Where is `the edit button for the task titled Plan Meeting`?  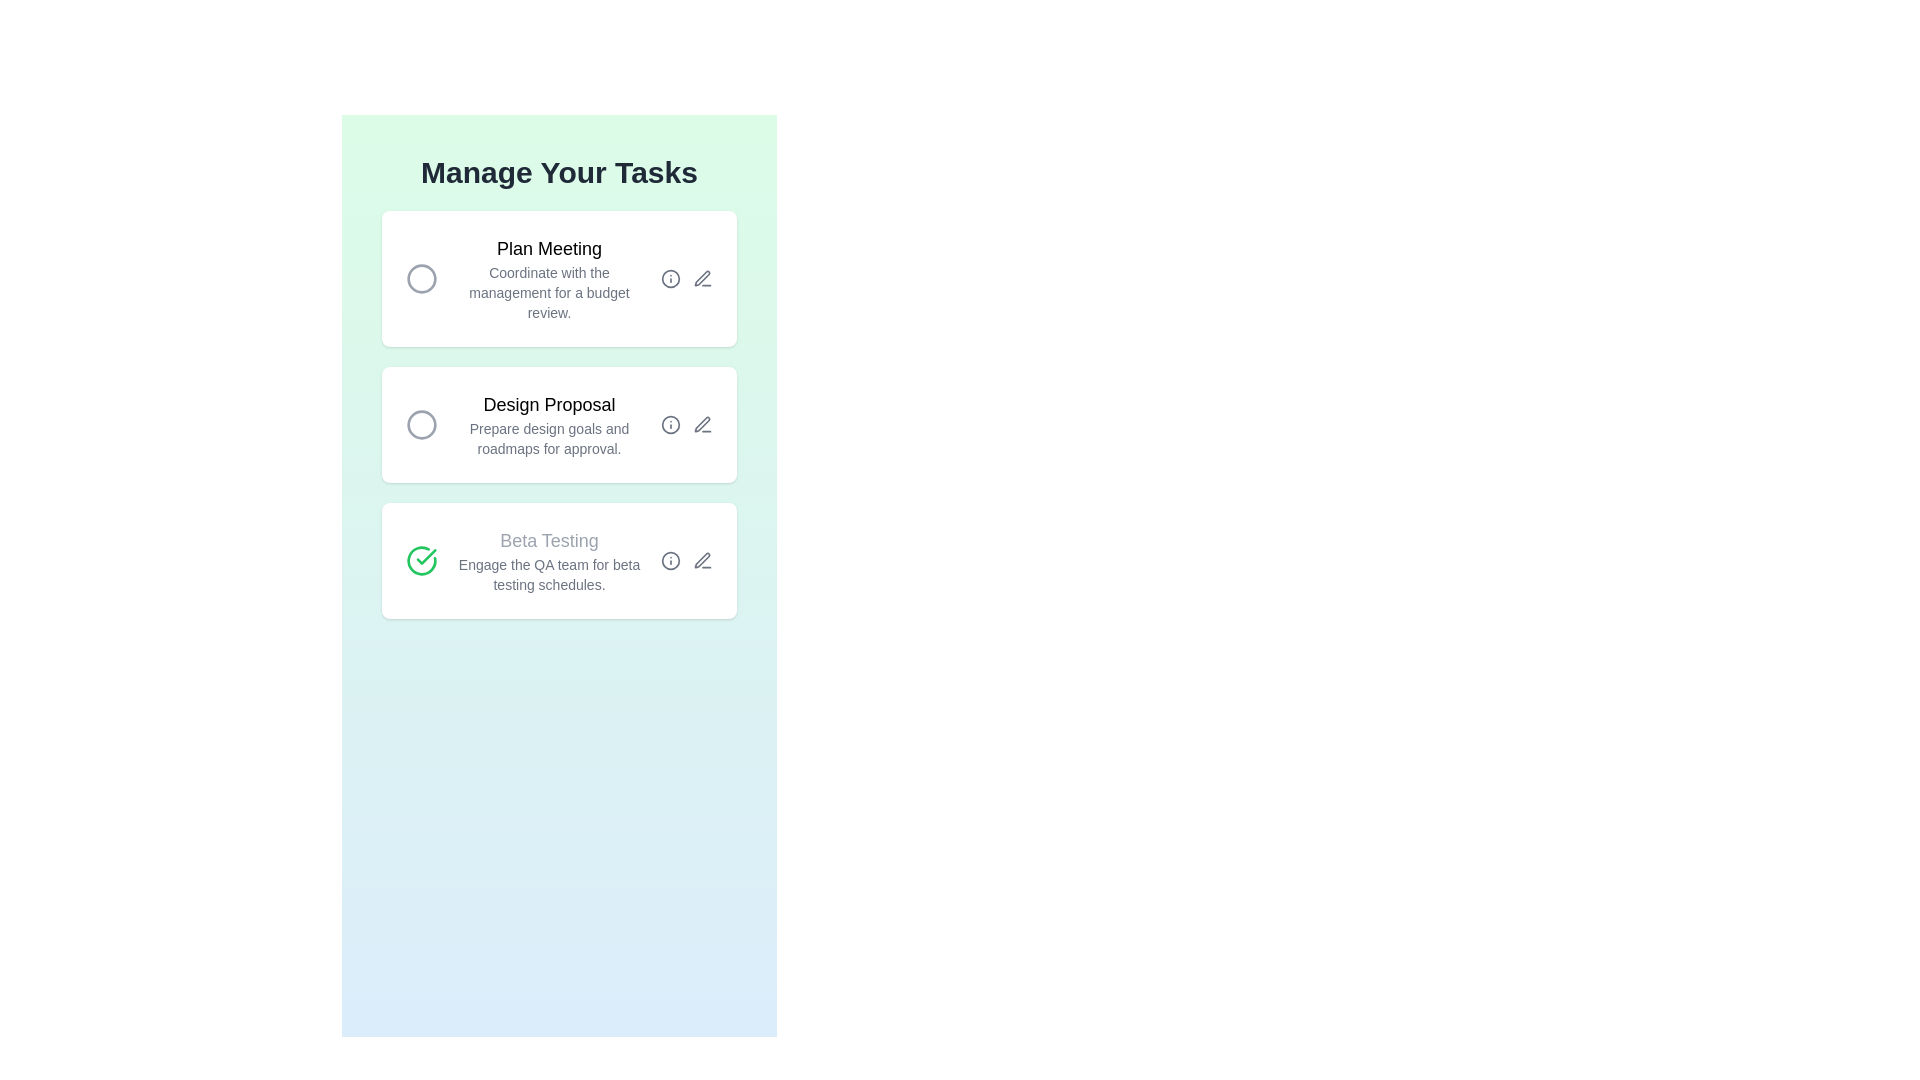
the edit button for the task titled Plan Meeting is located at coordinates (702, 278).